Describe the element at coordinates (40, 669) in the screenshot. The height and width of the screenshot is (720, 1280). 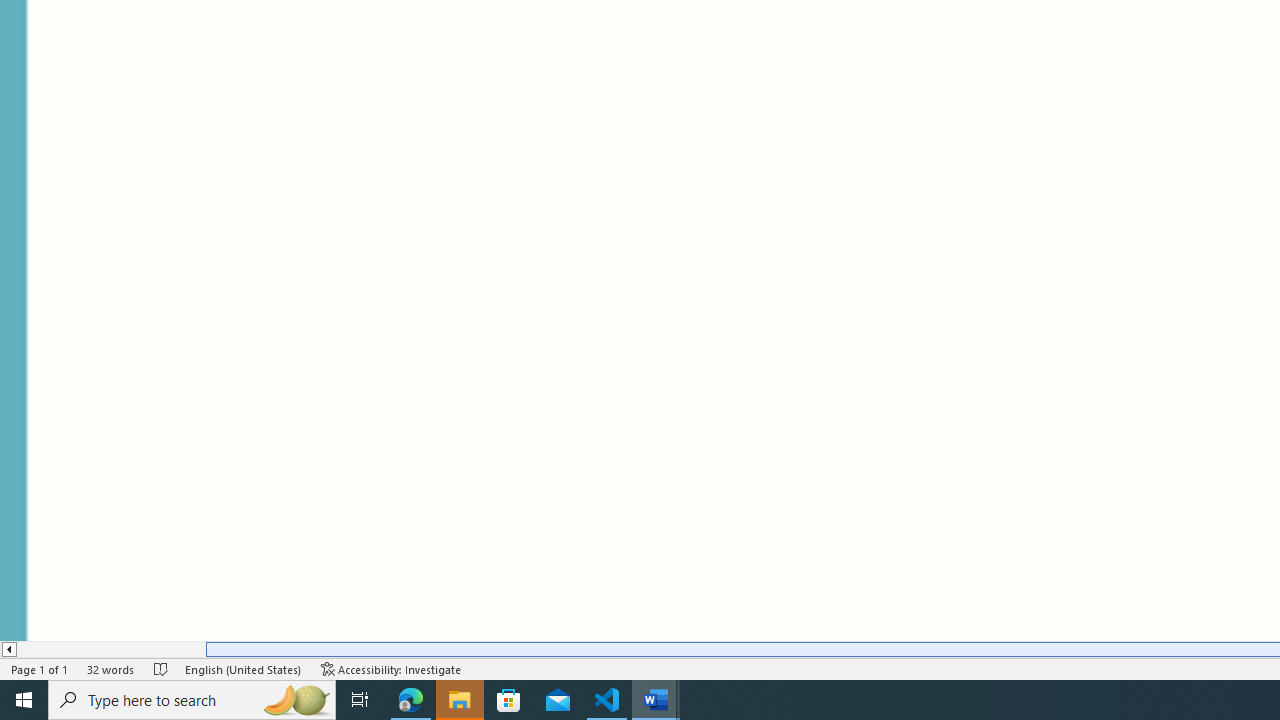
I see `'Page Number Page 1 of 1'` at that location.